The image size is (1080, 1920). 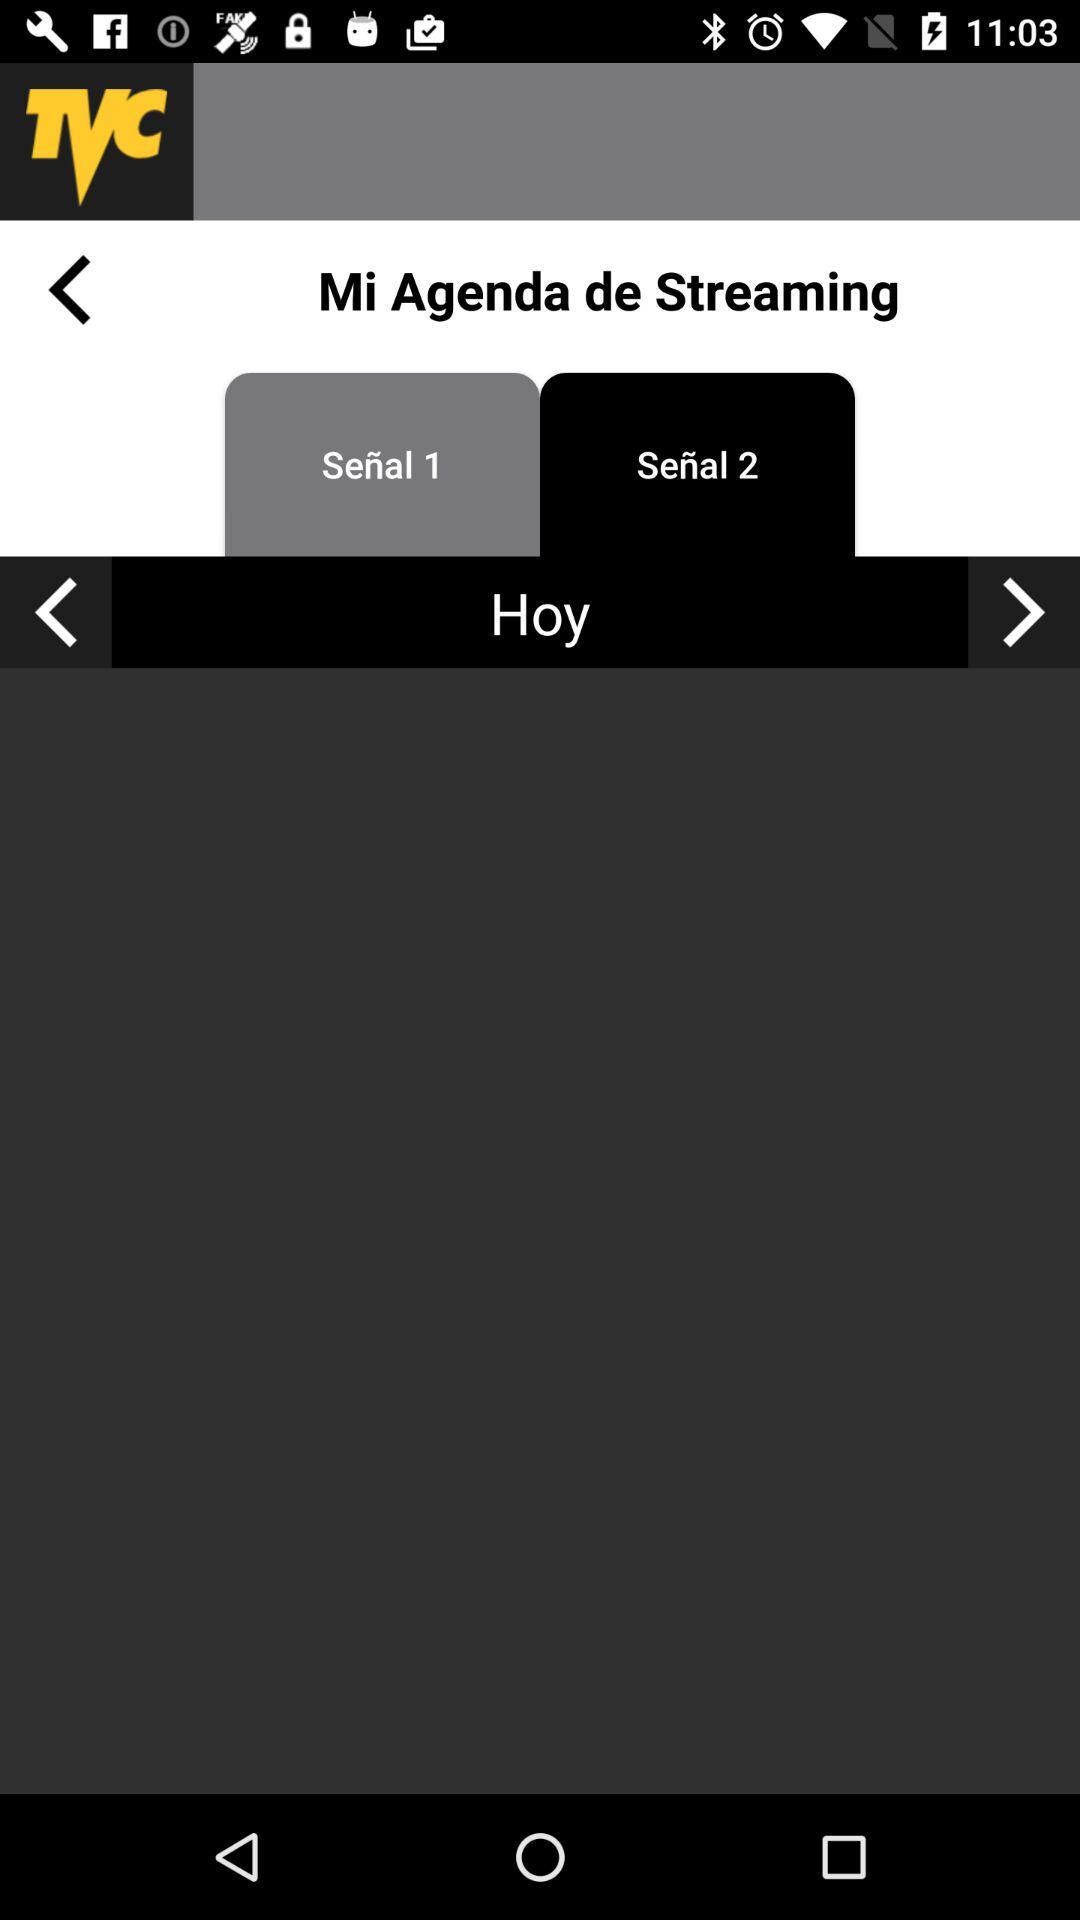 What do you see at coordinates (68, 288) in the screenshot?
I see `previous` at bounding box center [68, 288].